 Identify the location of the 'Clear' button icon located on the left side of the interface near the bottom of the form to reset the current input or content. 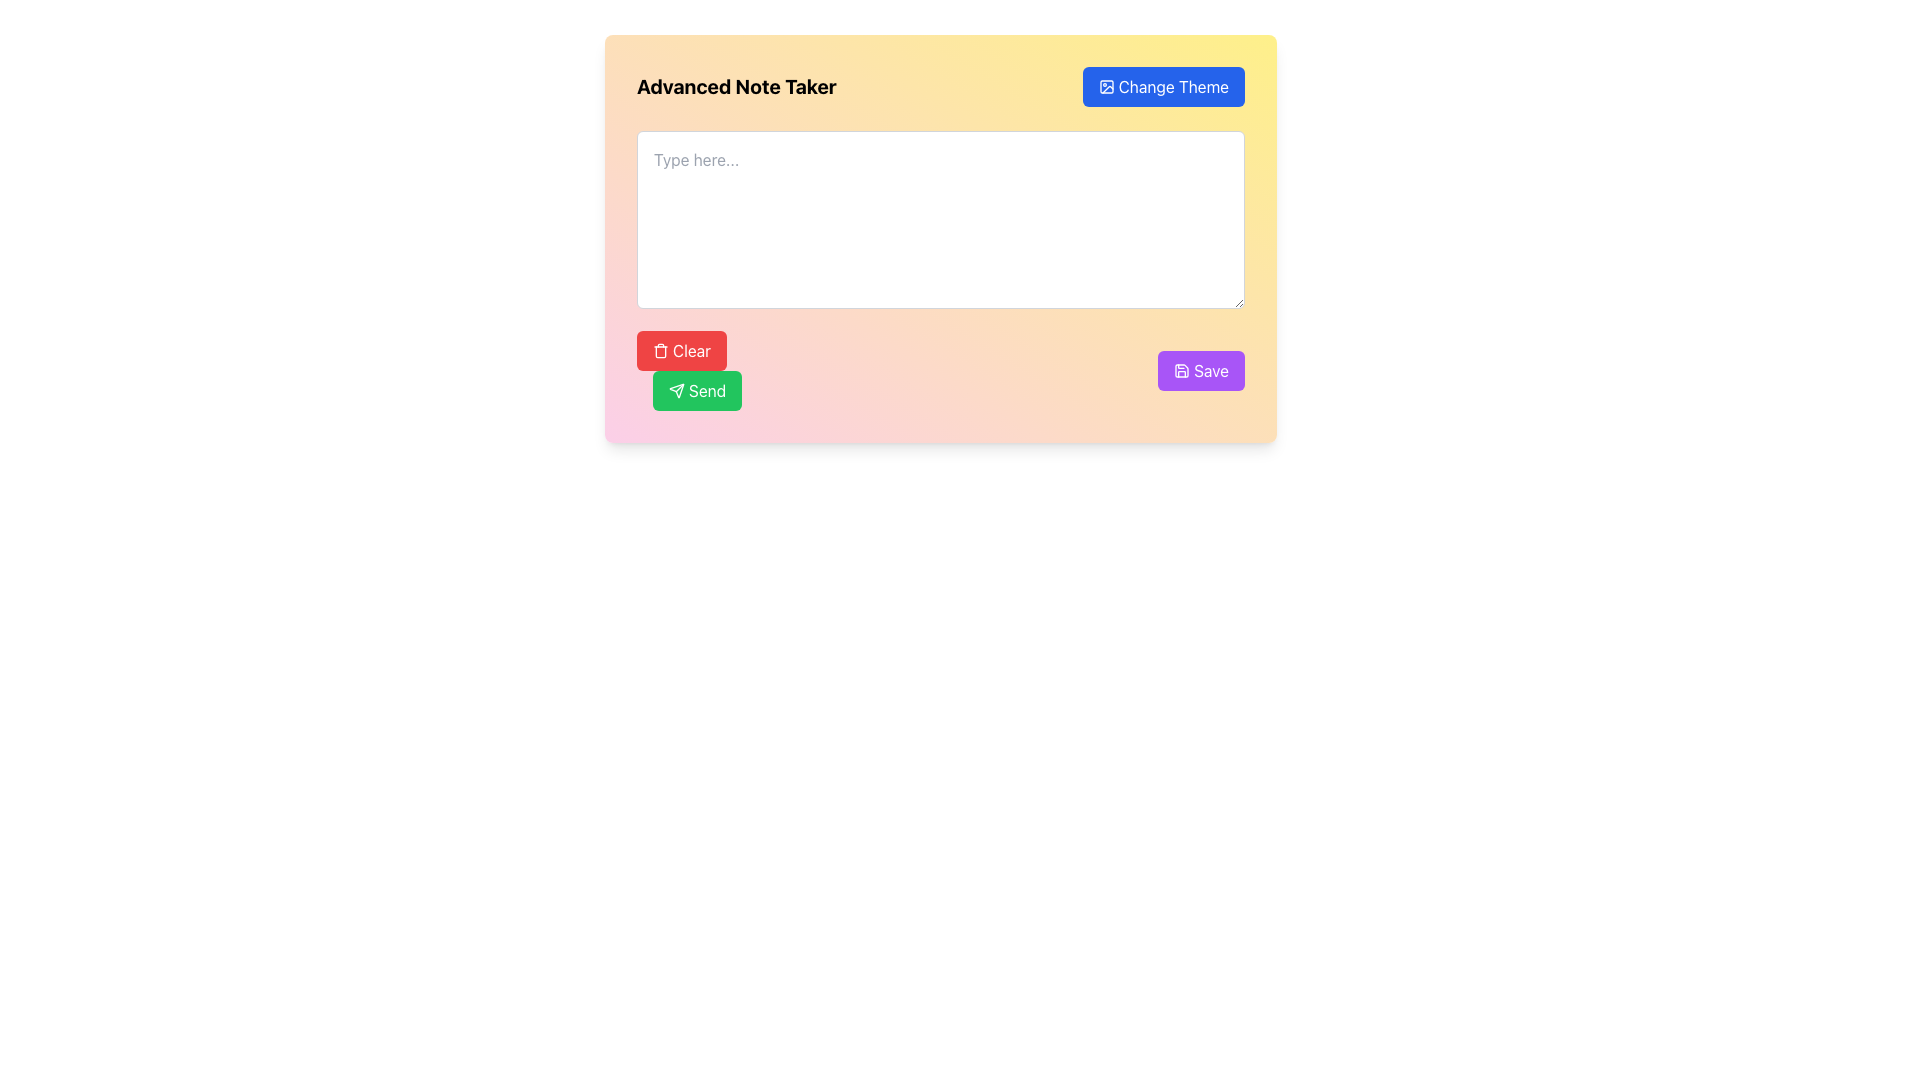
(661, 350).